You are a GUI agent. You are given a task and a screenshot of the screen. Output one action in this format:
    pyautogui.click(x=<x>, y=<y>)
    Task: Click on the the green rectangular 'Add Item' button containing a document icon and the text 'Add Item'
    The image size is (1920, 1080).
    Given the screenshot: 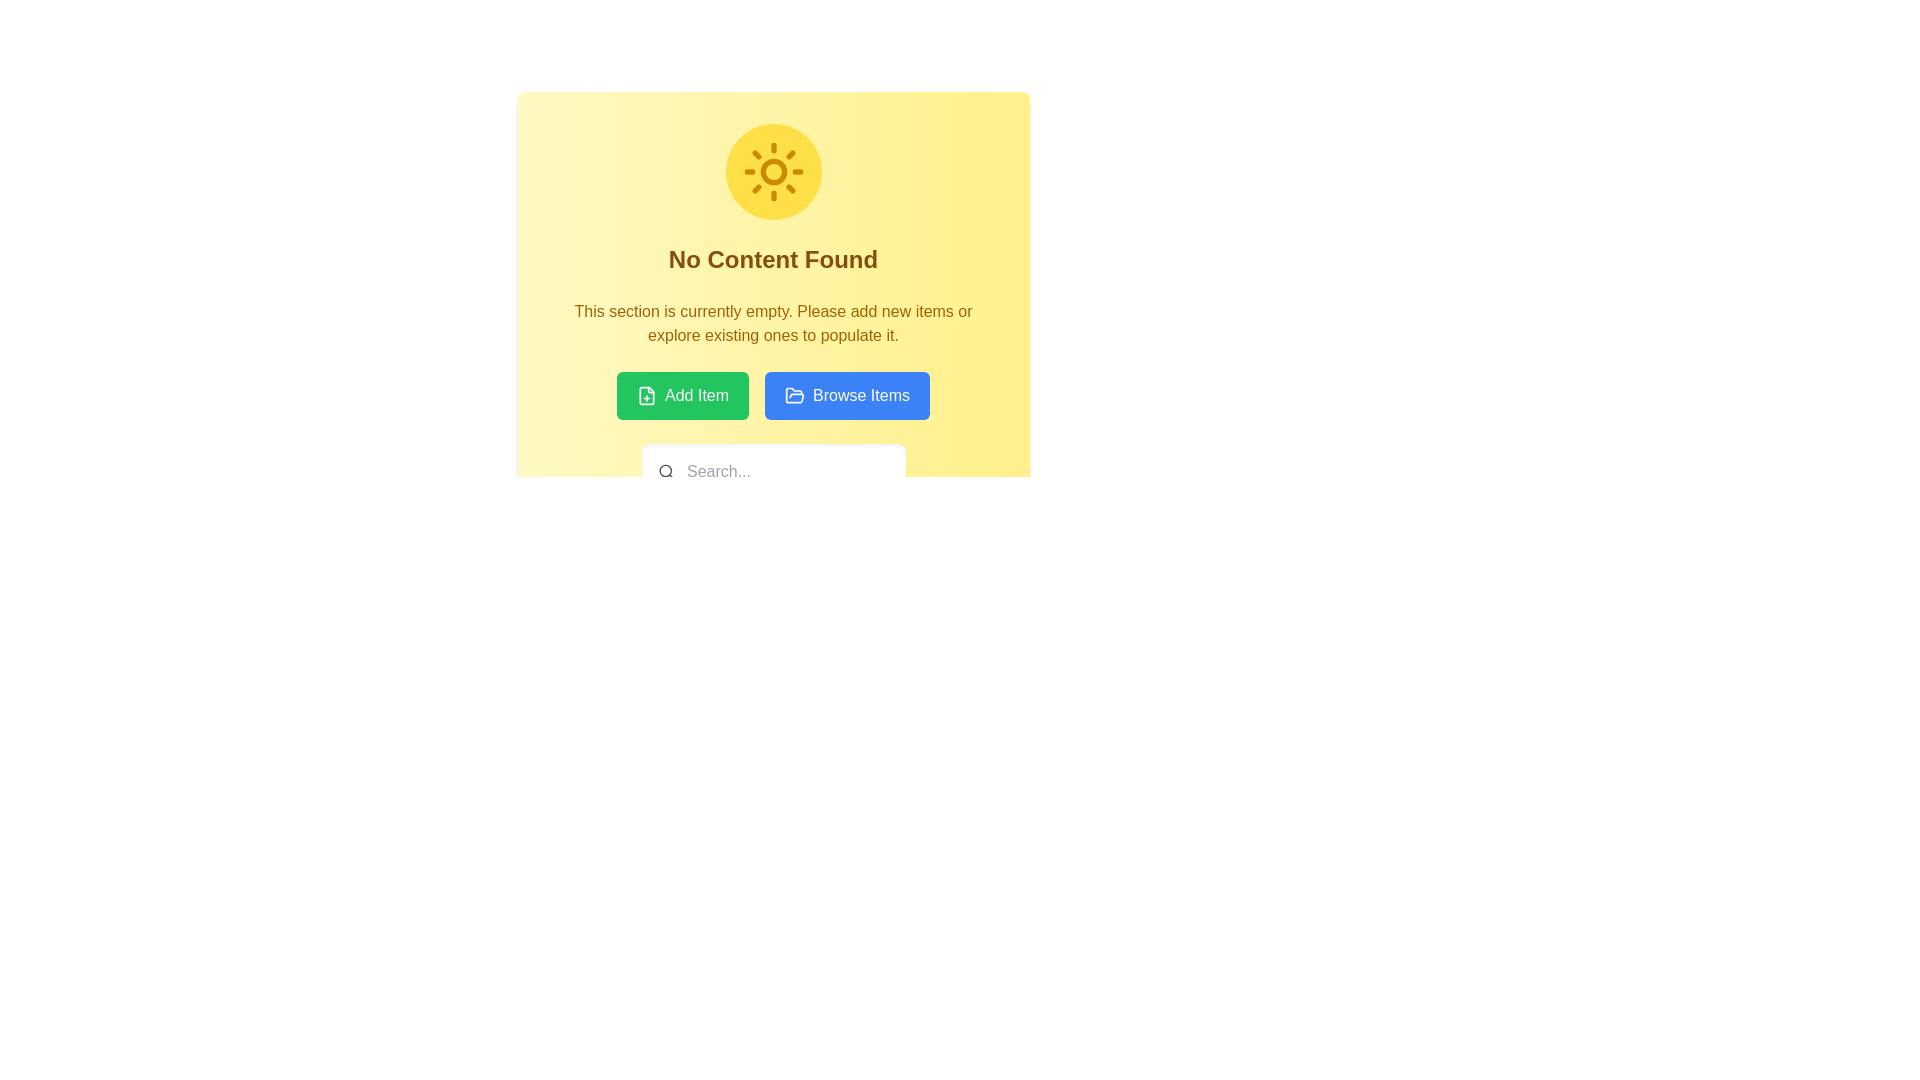 What is the action you would take?
    pyautogui.click(x=647, y=396)
    